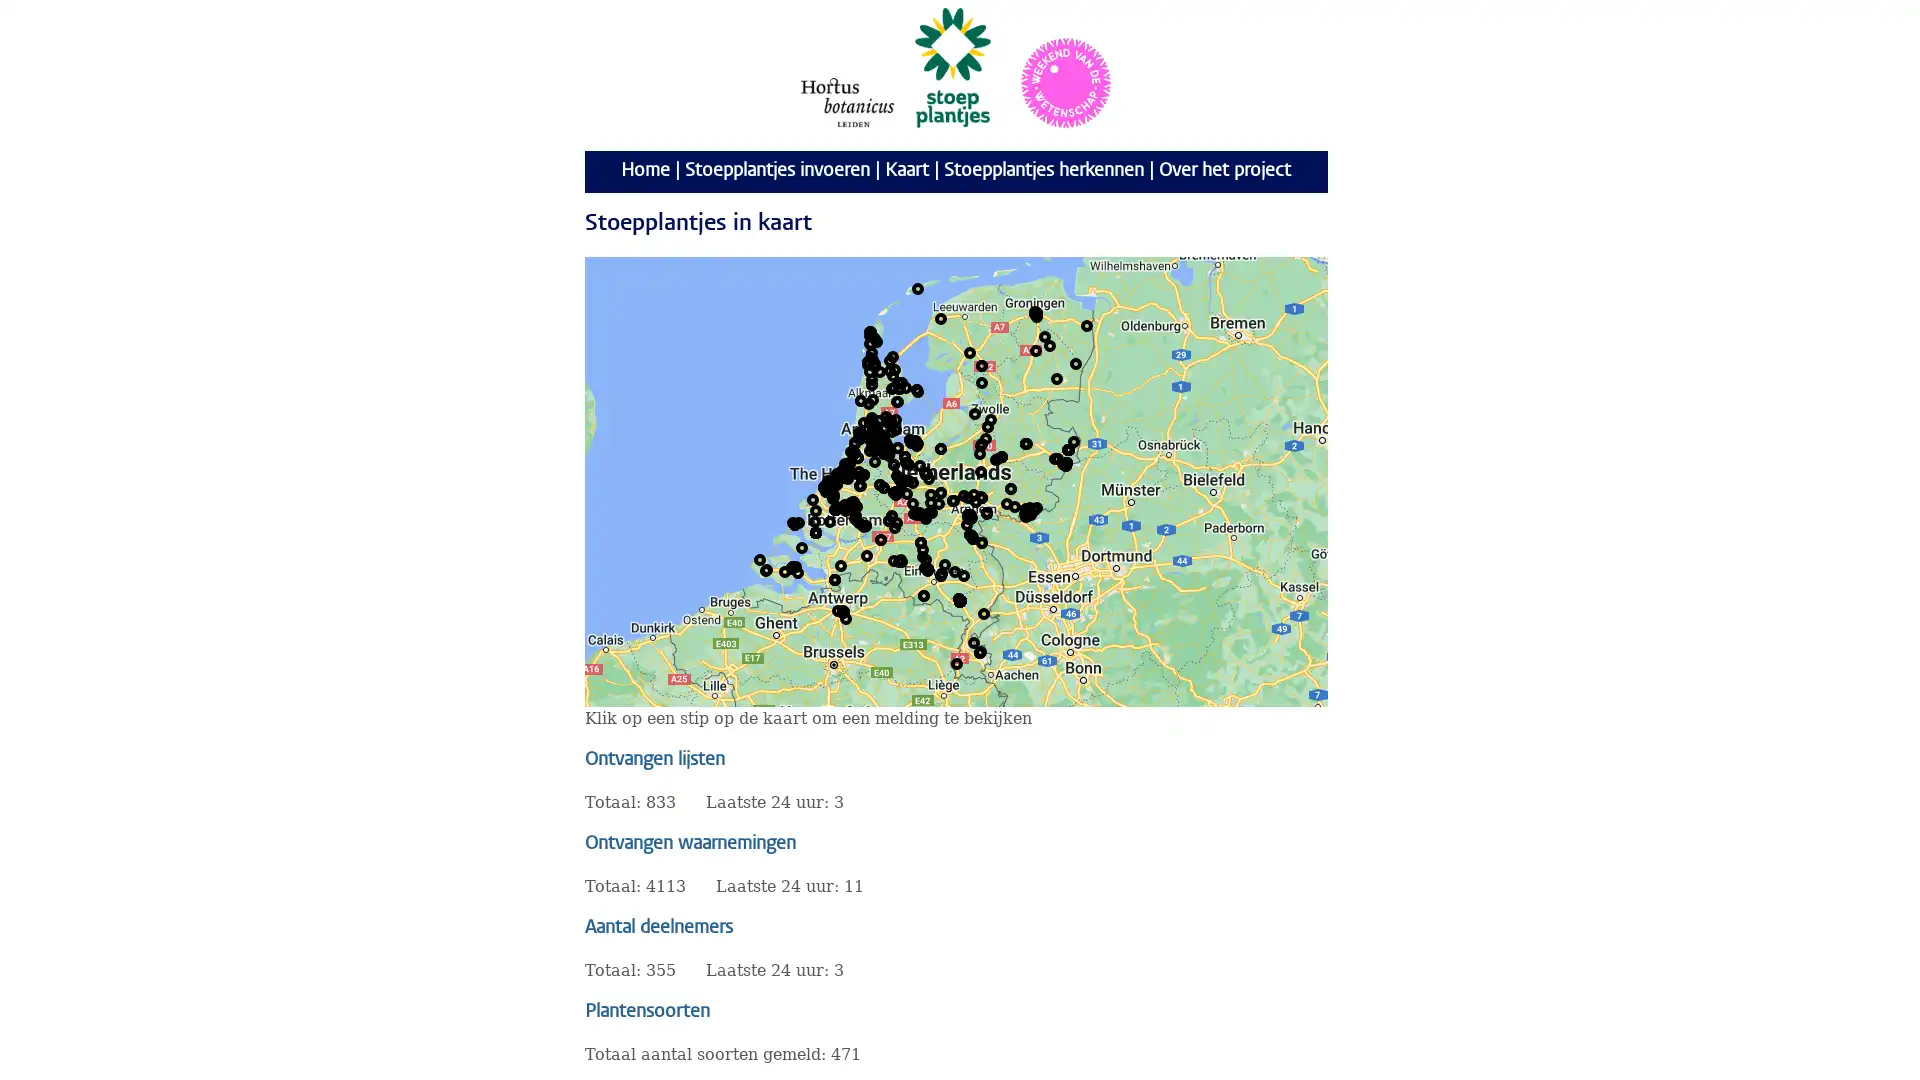 The height and width of the screenshot is (1080, 1920). What do you see at coordinates (972, 534) in the screenshot?
I see `Telling van Patricia Verkerk op 04 december 2021` at bounding box center [972, 534].